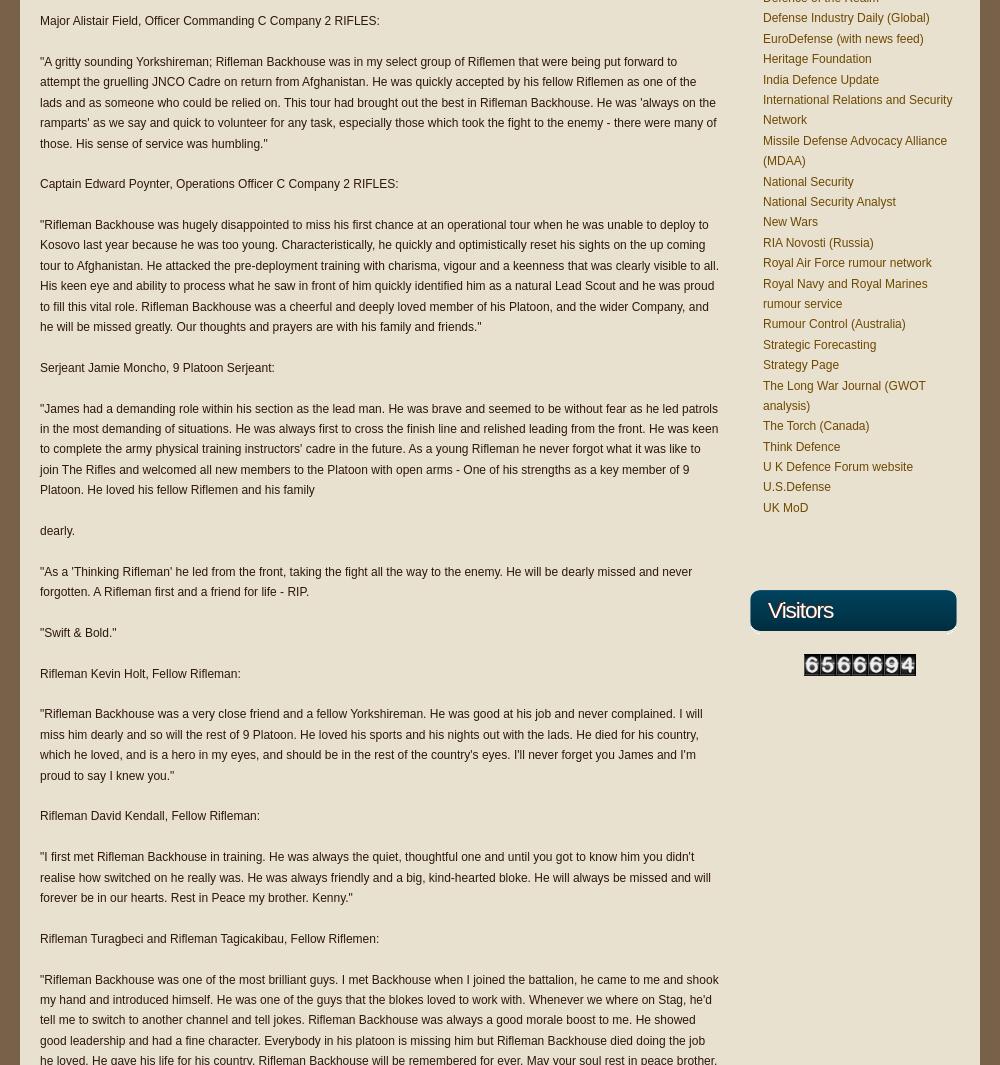  Describe the element at coordinates (837, 466) in the screenshot. I see `'U K Defence Forum website'` at that location.